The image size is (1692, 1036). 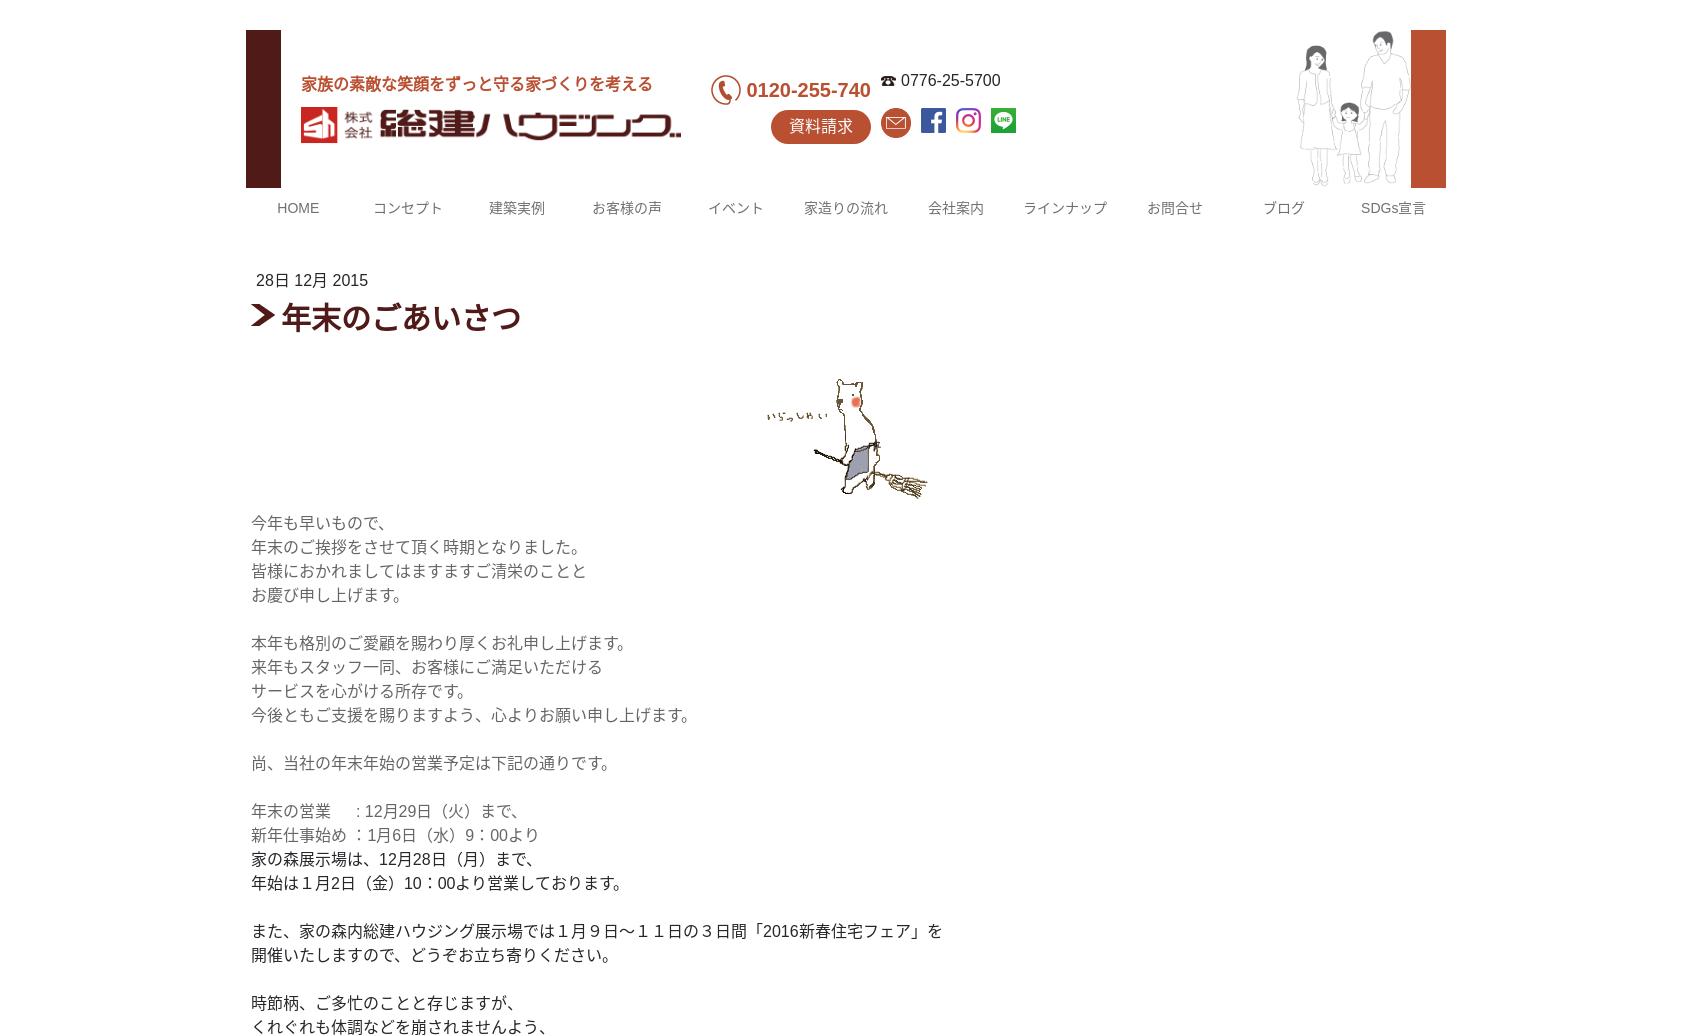 I want to click on 'HIRAYA＜平屋＞', so click(x=1074, y=508).